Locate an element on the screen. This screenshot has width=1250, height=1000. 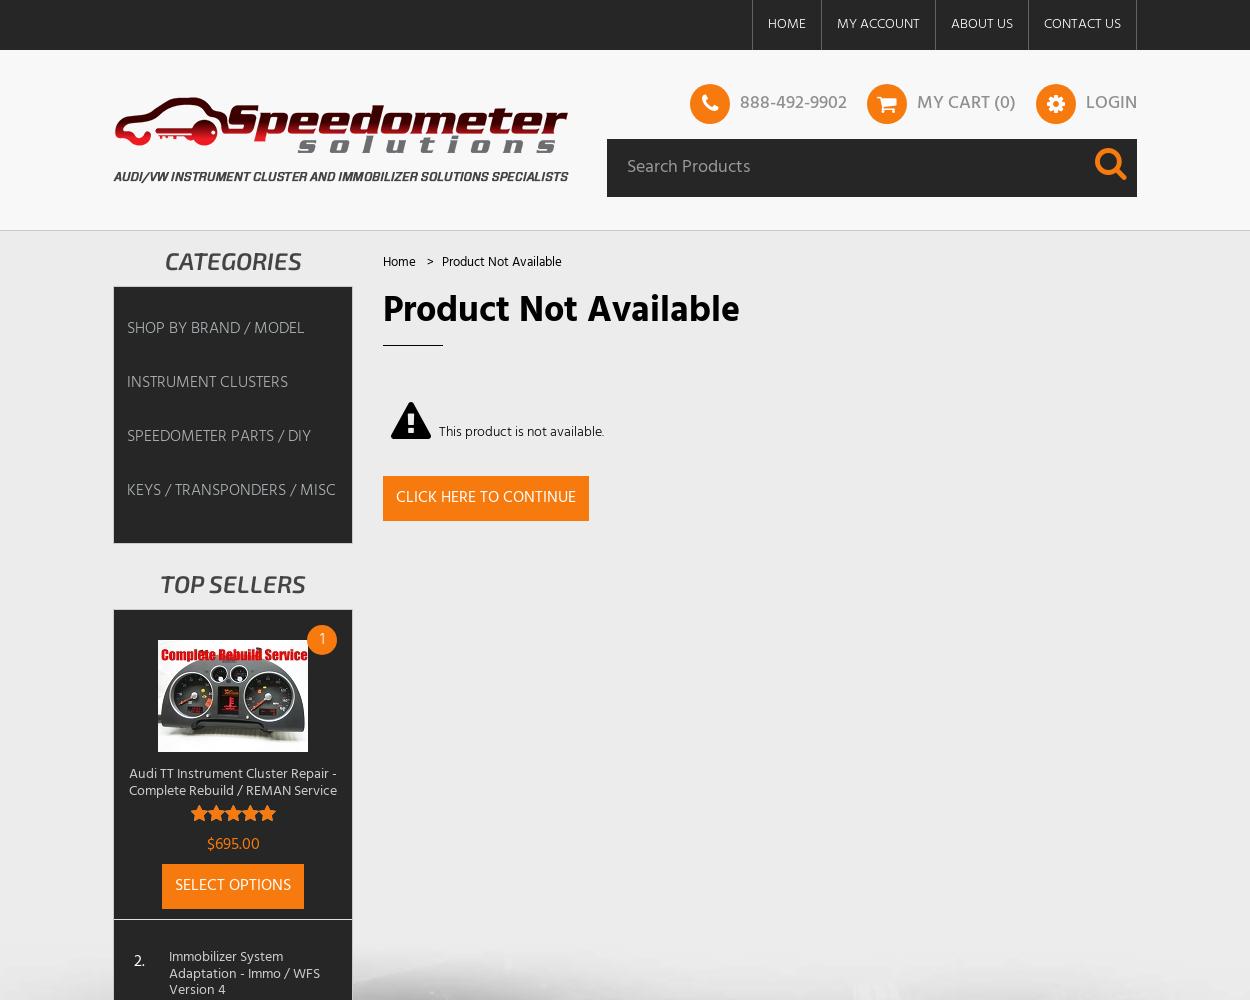
'Contact Us' is located at coordinates (1081, 24).